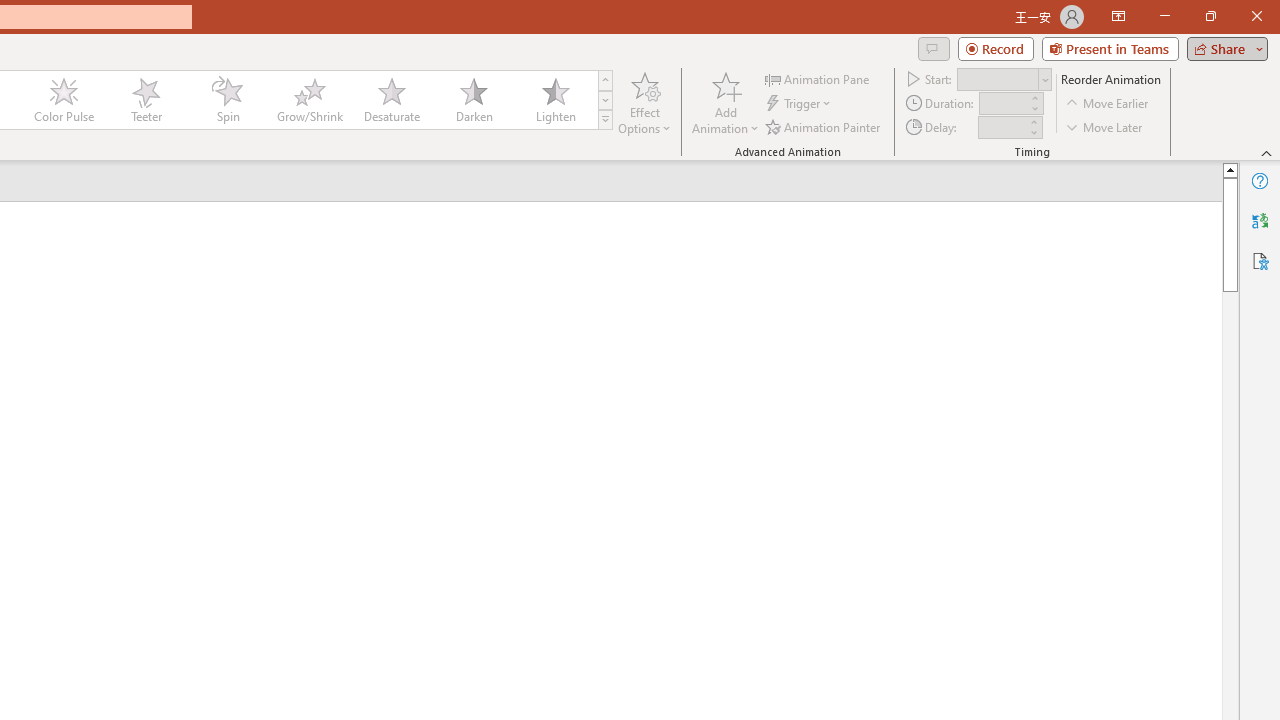 Image resolution: width=1280 pixels, height=720 pixels. What do you see at coordinates (645, 103) in the screenshot?
I see `'Effect Options'` at bounding box center [645, 103].